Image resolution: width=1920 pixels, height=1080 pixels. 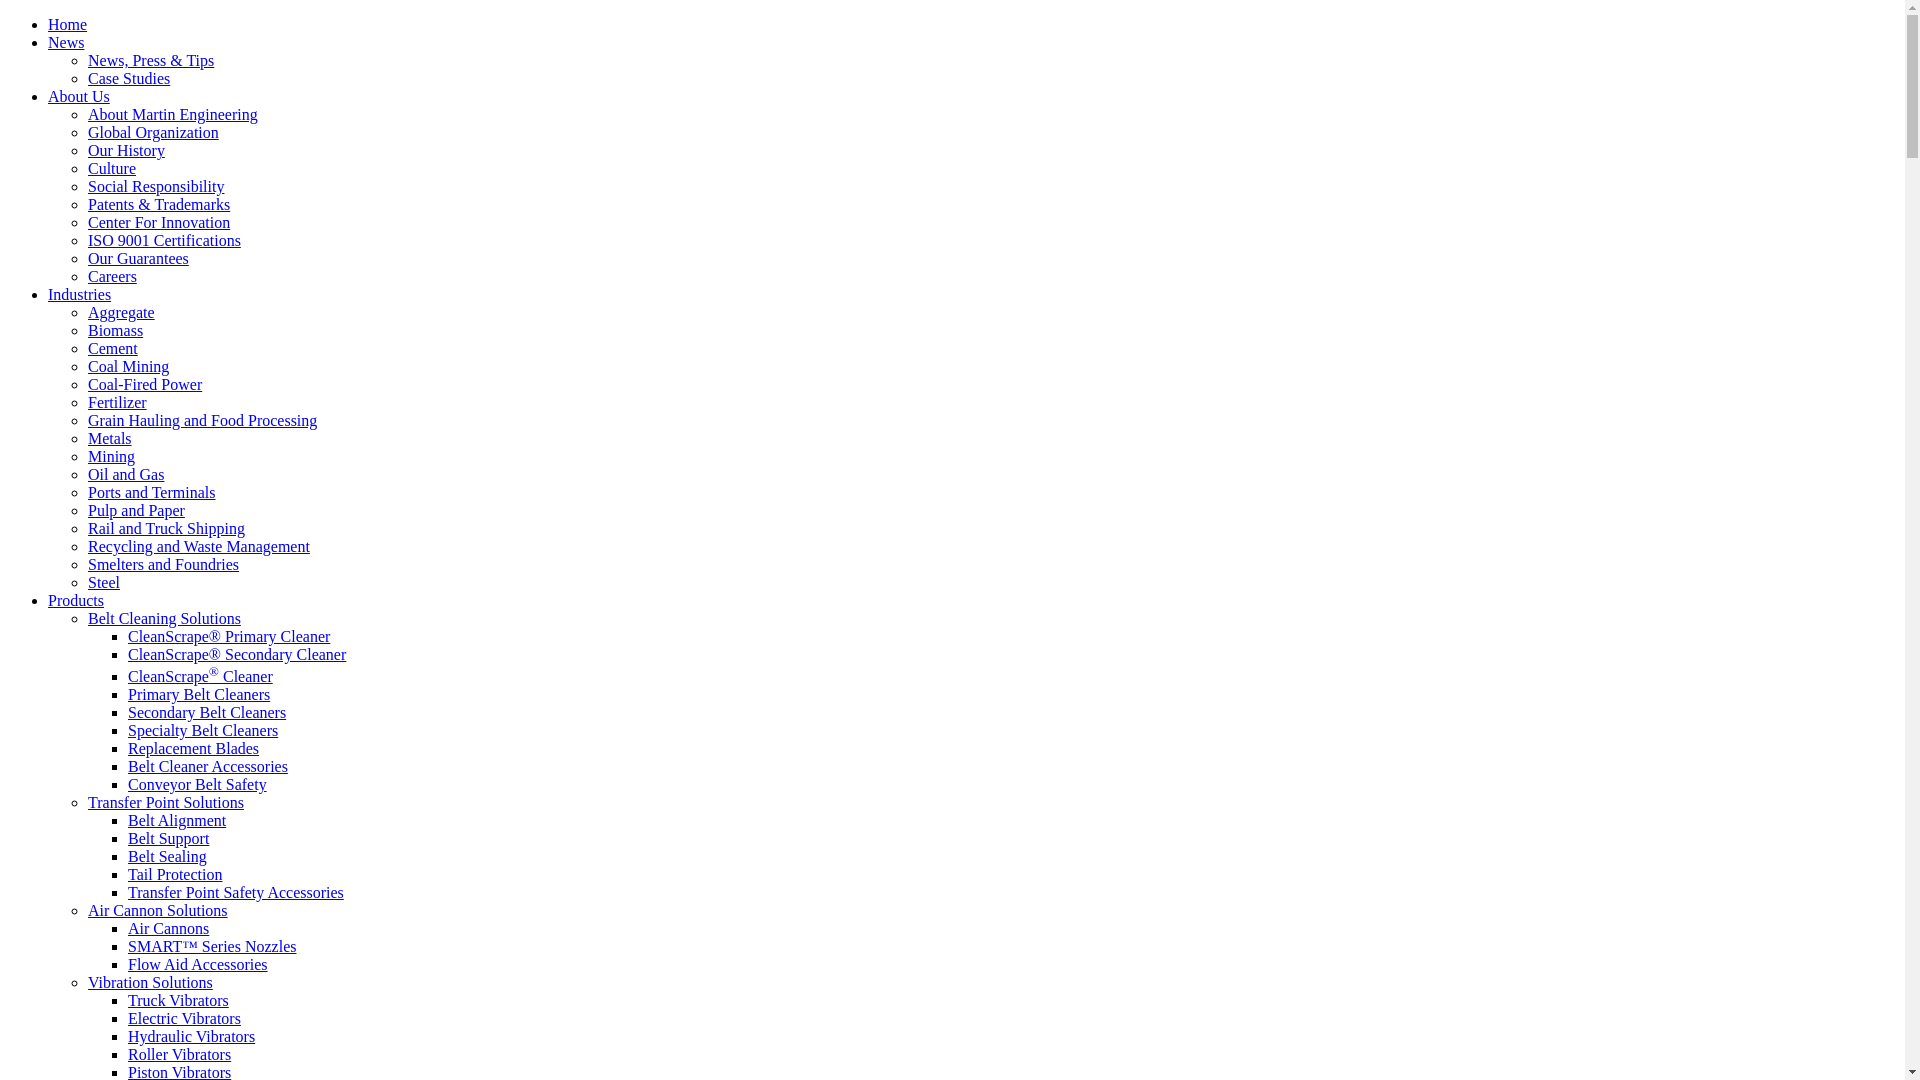 What do you see at coordinates (127, 693) in the screenshot?
I see `'Primary Belt Cleaners'` at bounding box center [127, 693].